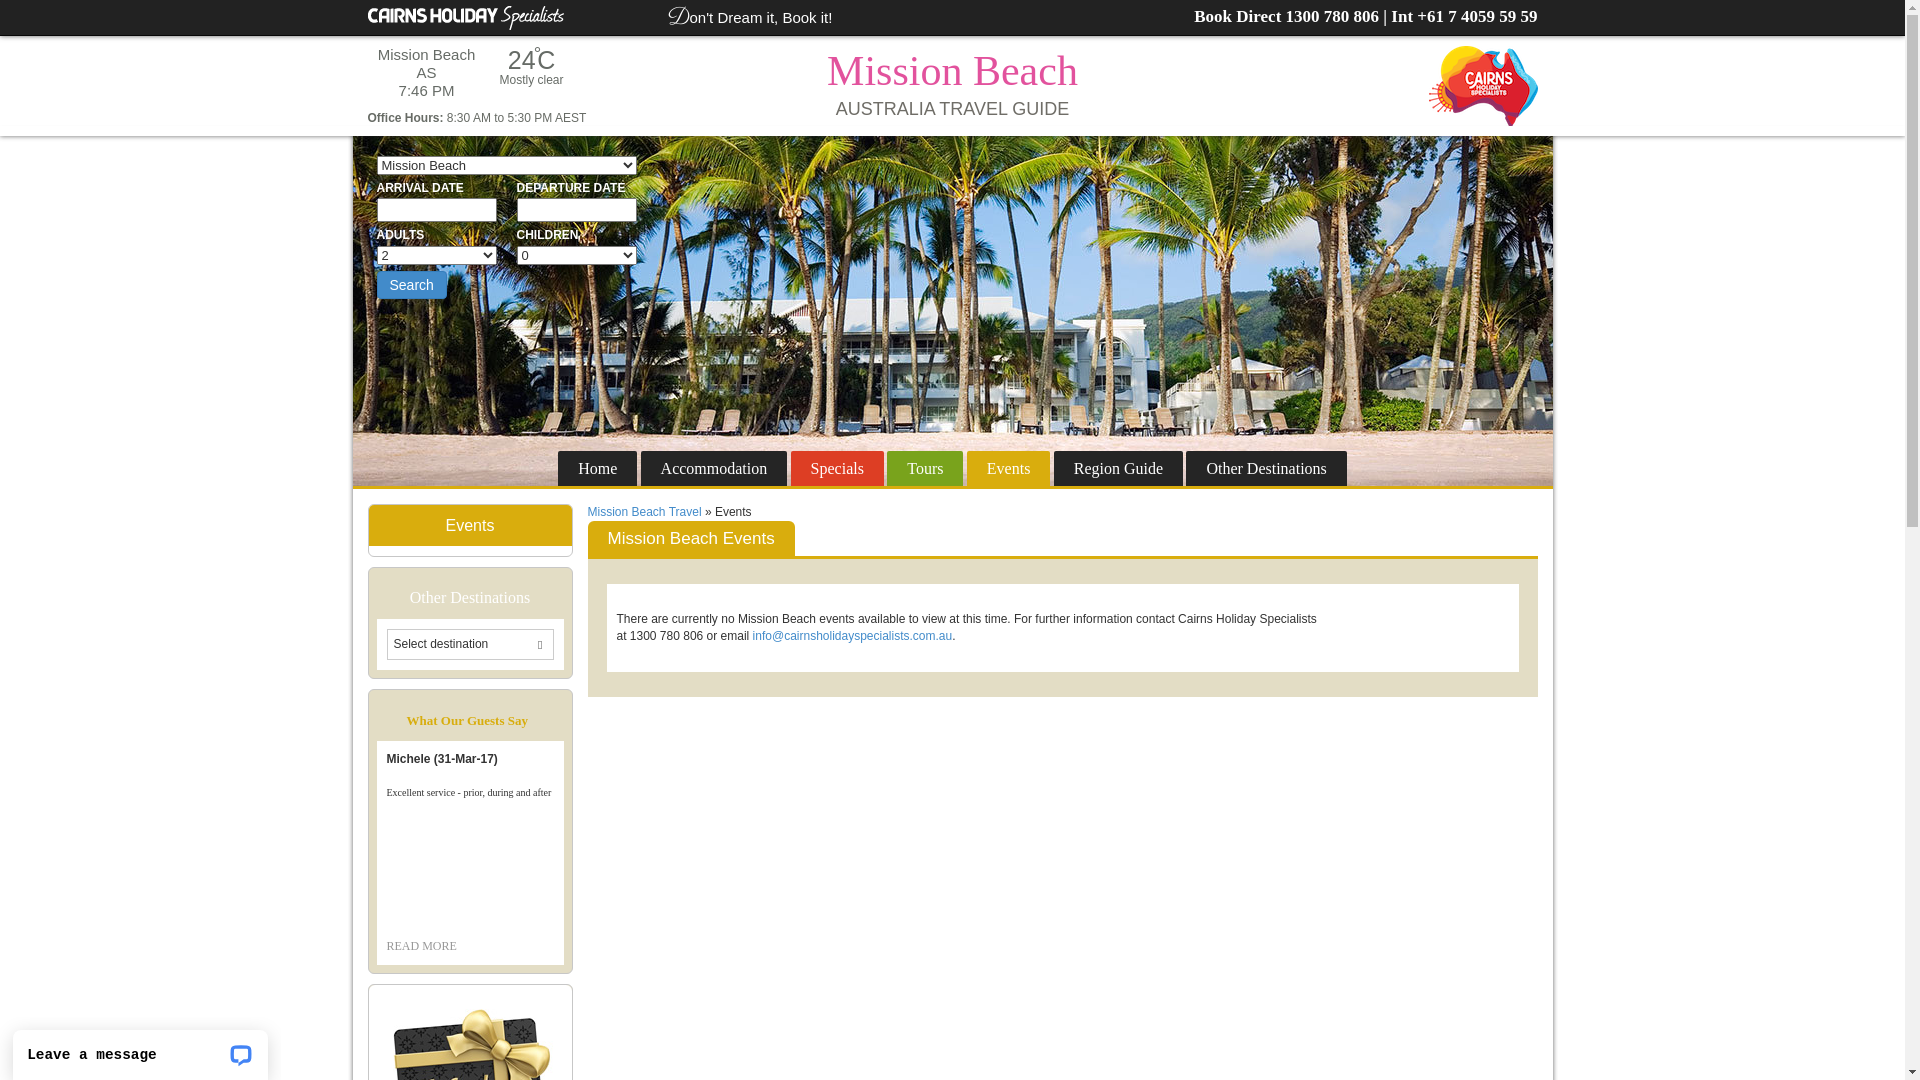 This screenshot has width=1920, height=1080. I want to click on 'info@cairnsholidayspecialists.com.au', so click(853, 636).